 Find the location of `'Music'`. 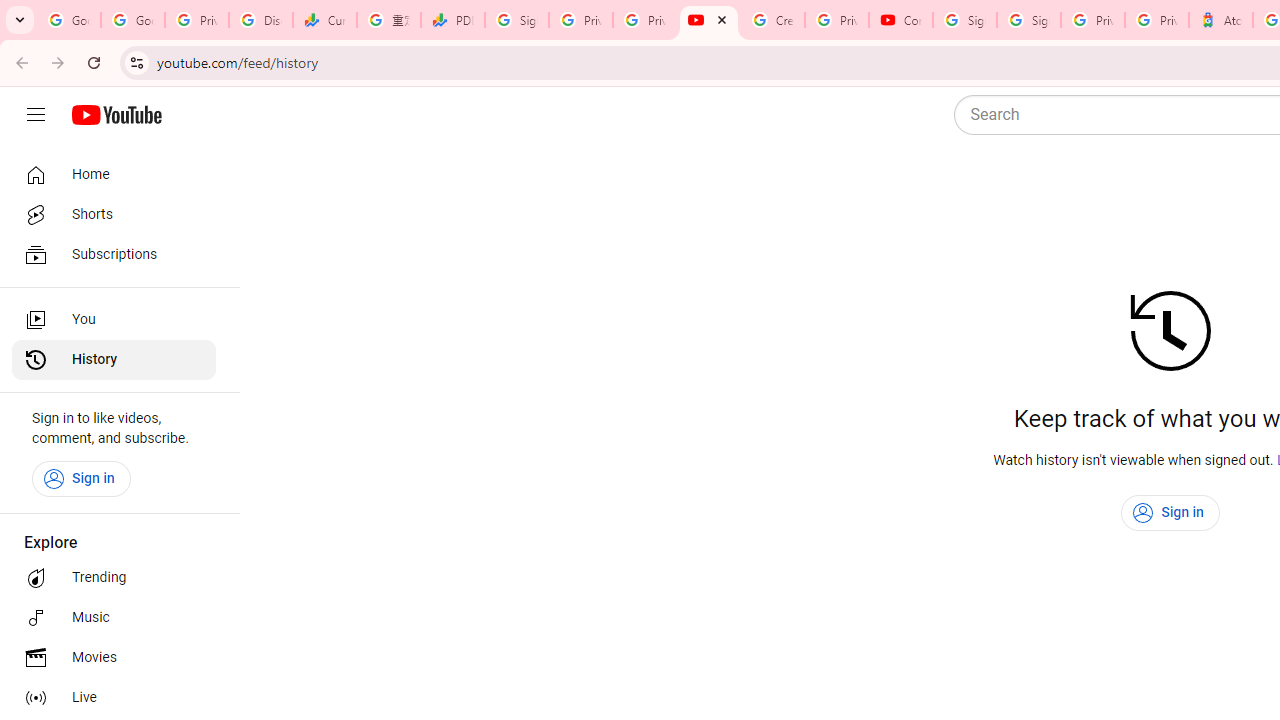

'Music' is located at coordinates (112, 617).